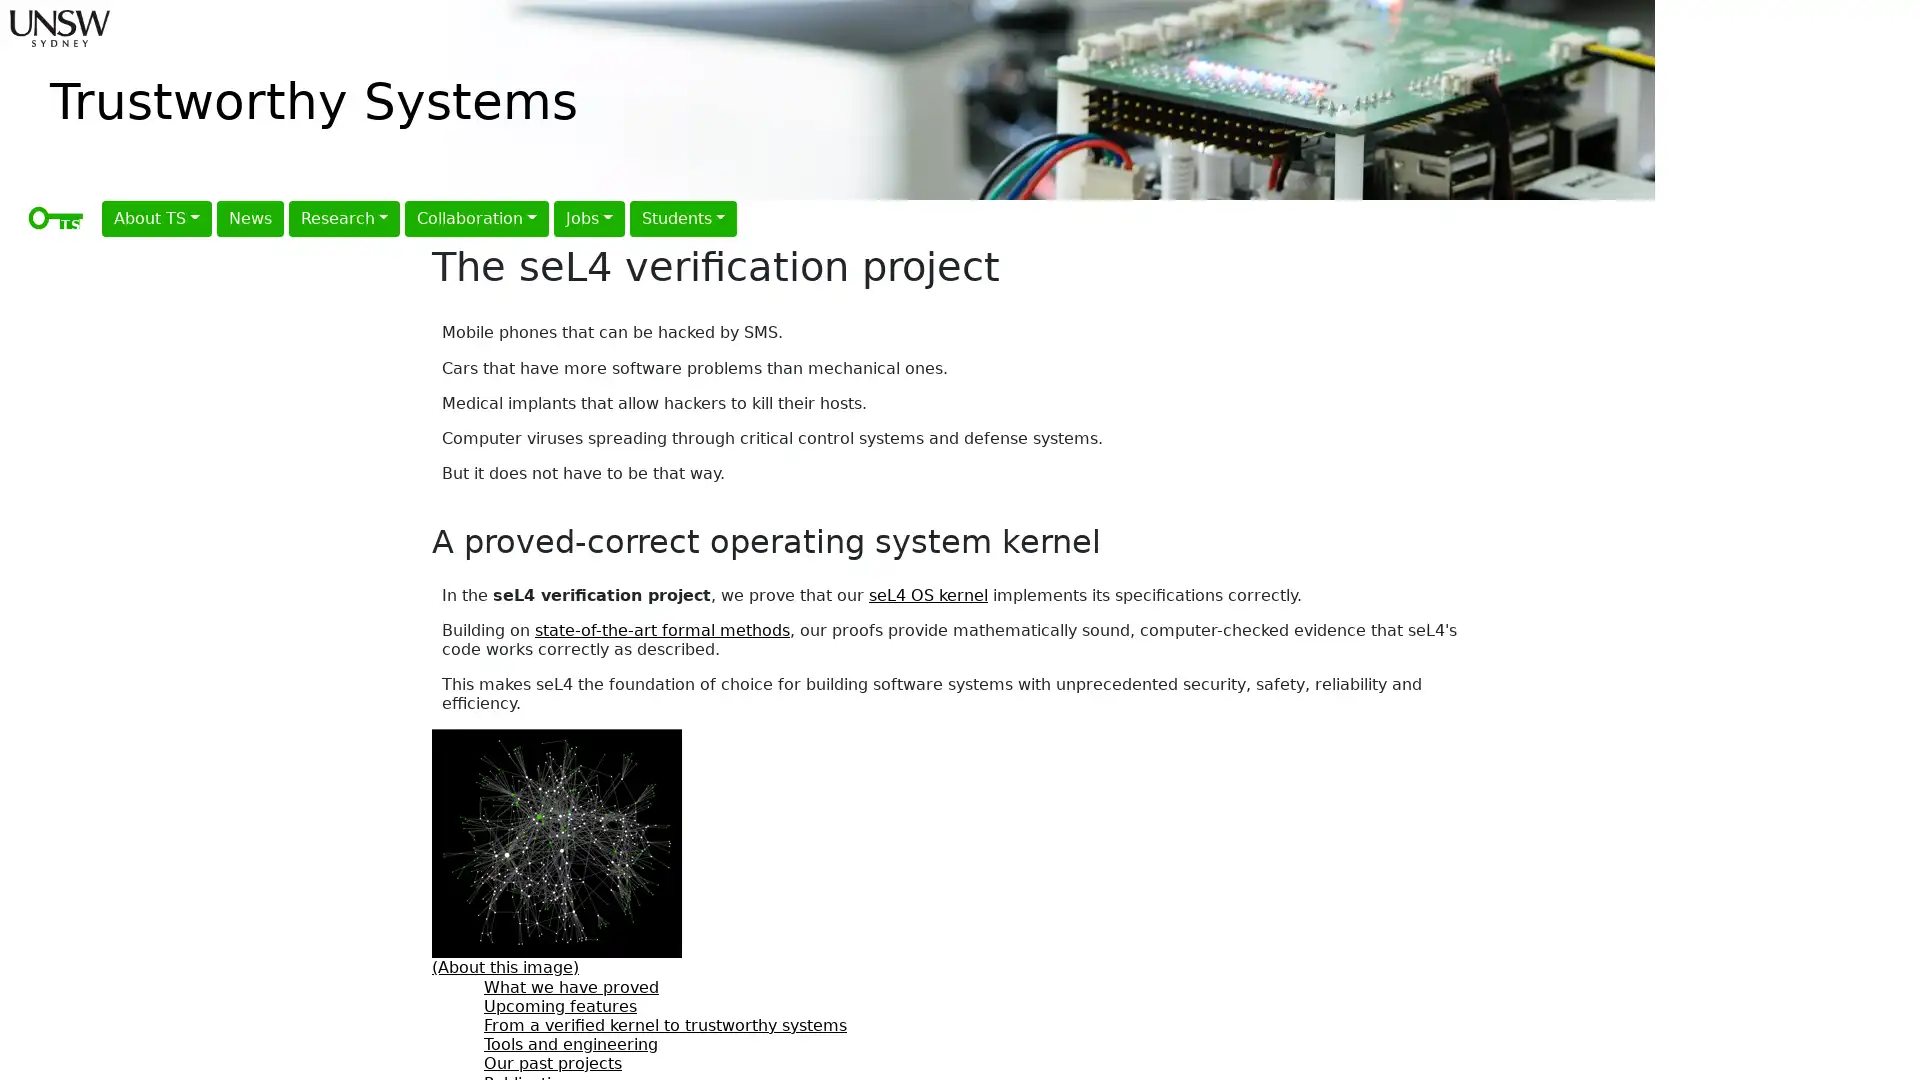 The width and height of the screenshot is (1920, 1080). I want to click on Collaboration, so click(475, 218).